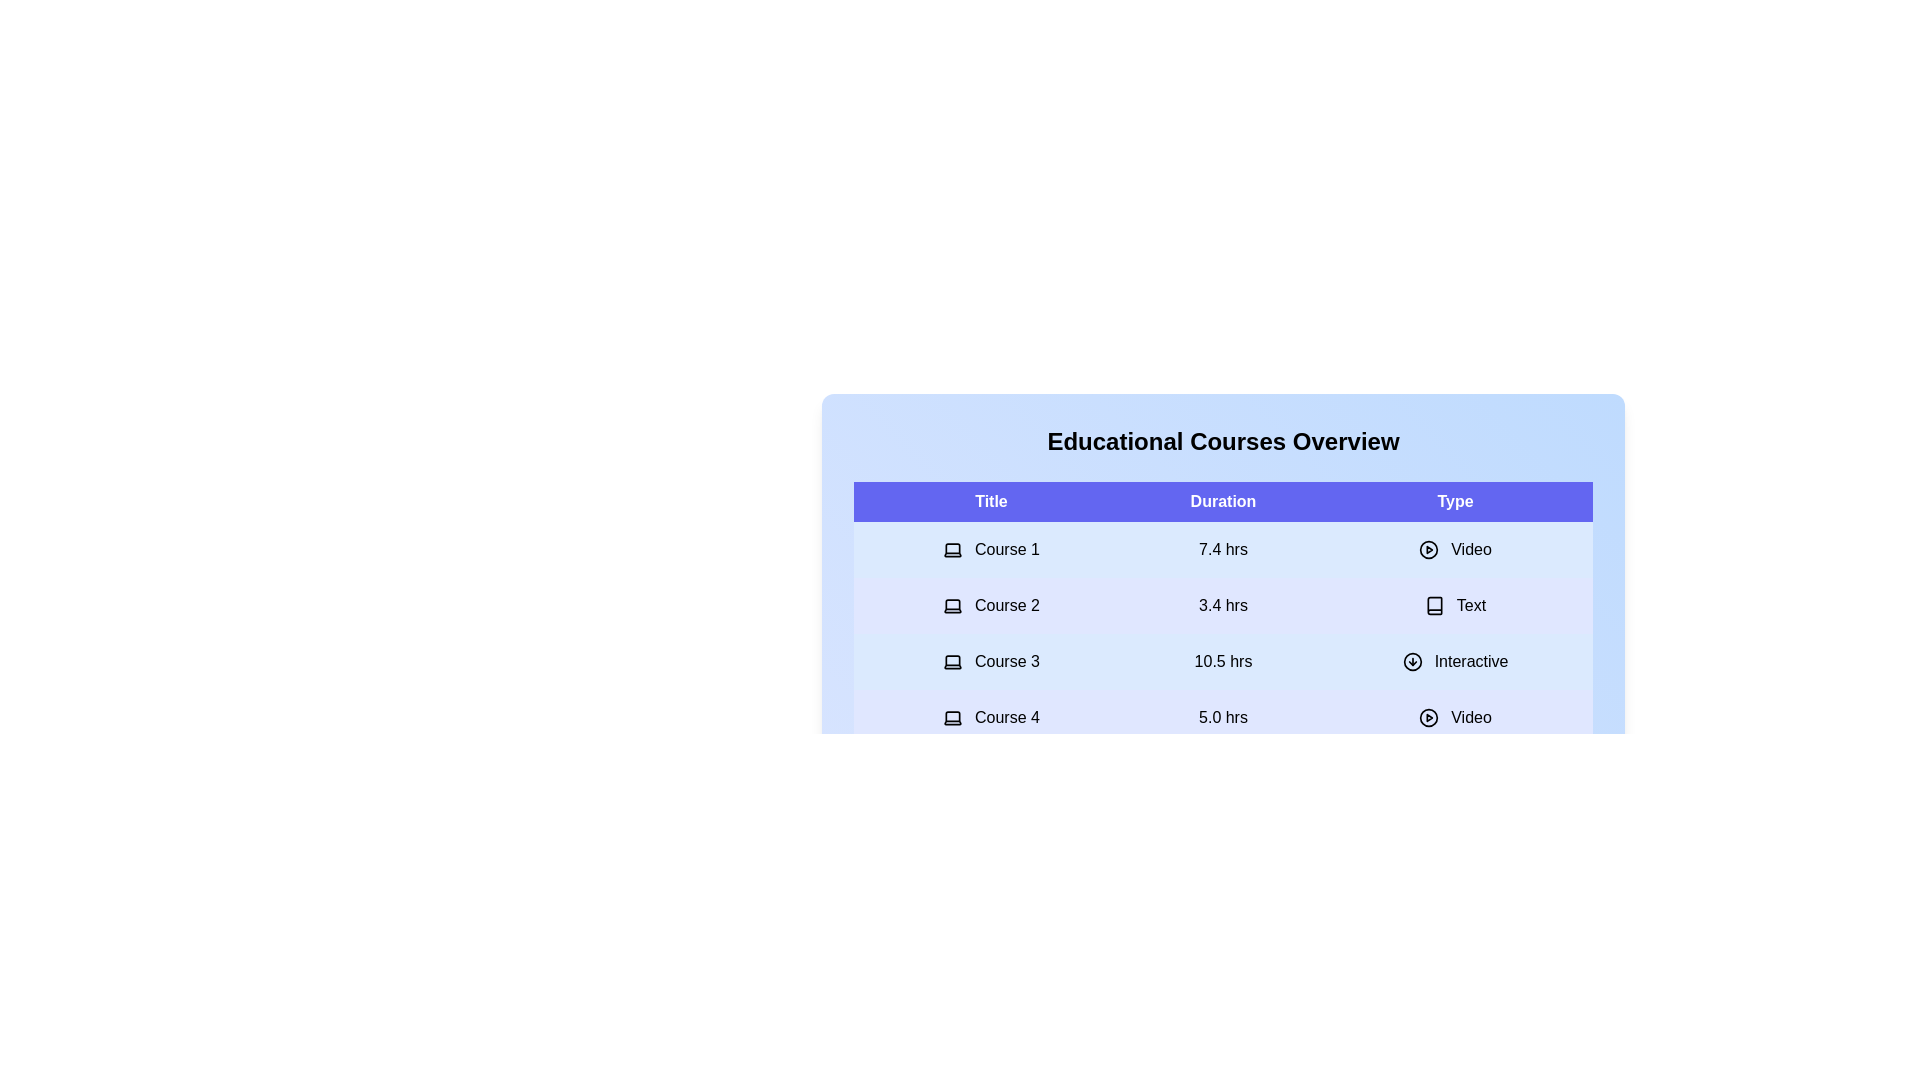 This screenshot has width=1920, height=1080. I want to click on the 'Duration' column header to sort the table by duration, so click(1222, 500).